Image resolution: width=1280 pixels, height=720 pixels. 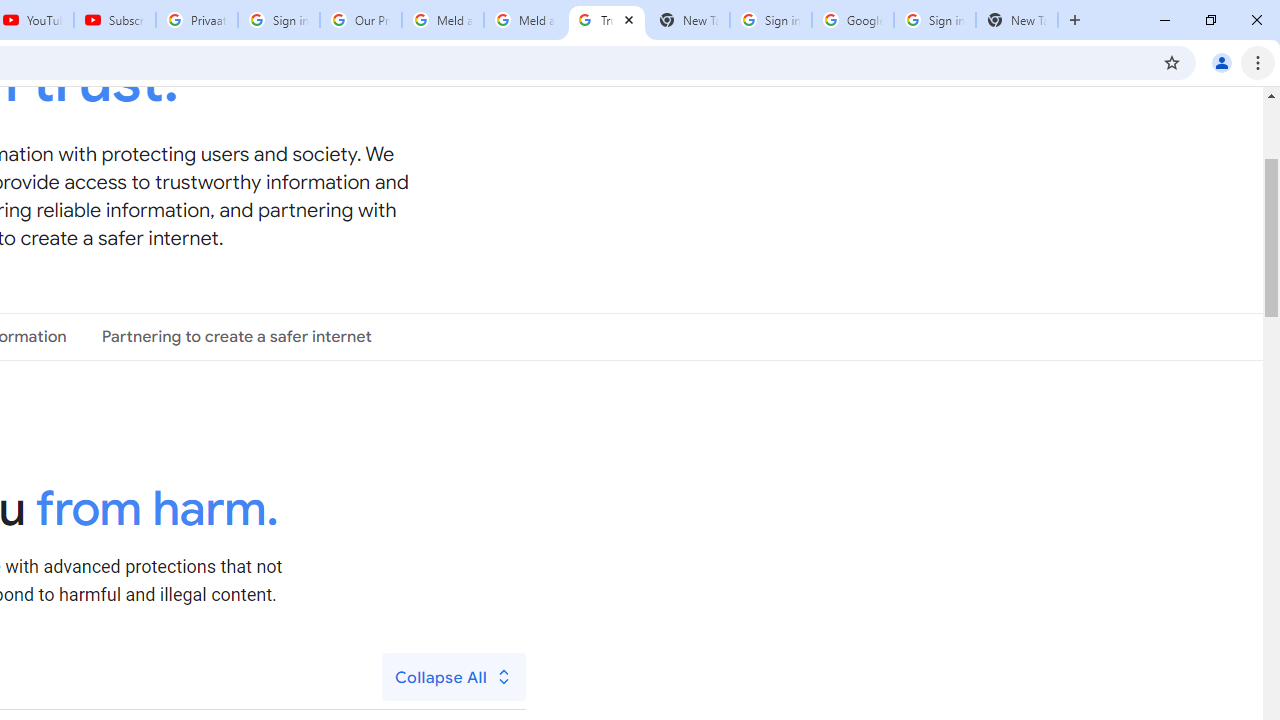 I want to click on 'Trusted Information and Content - Google Safety Center', so click(x=605, y=20).